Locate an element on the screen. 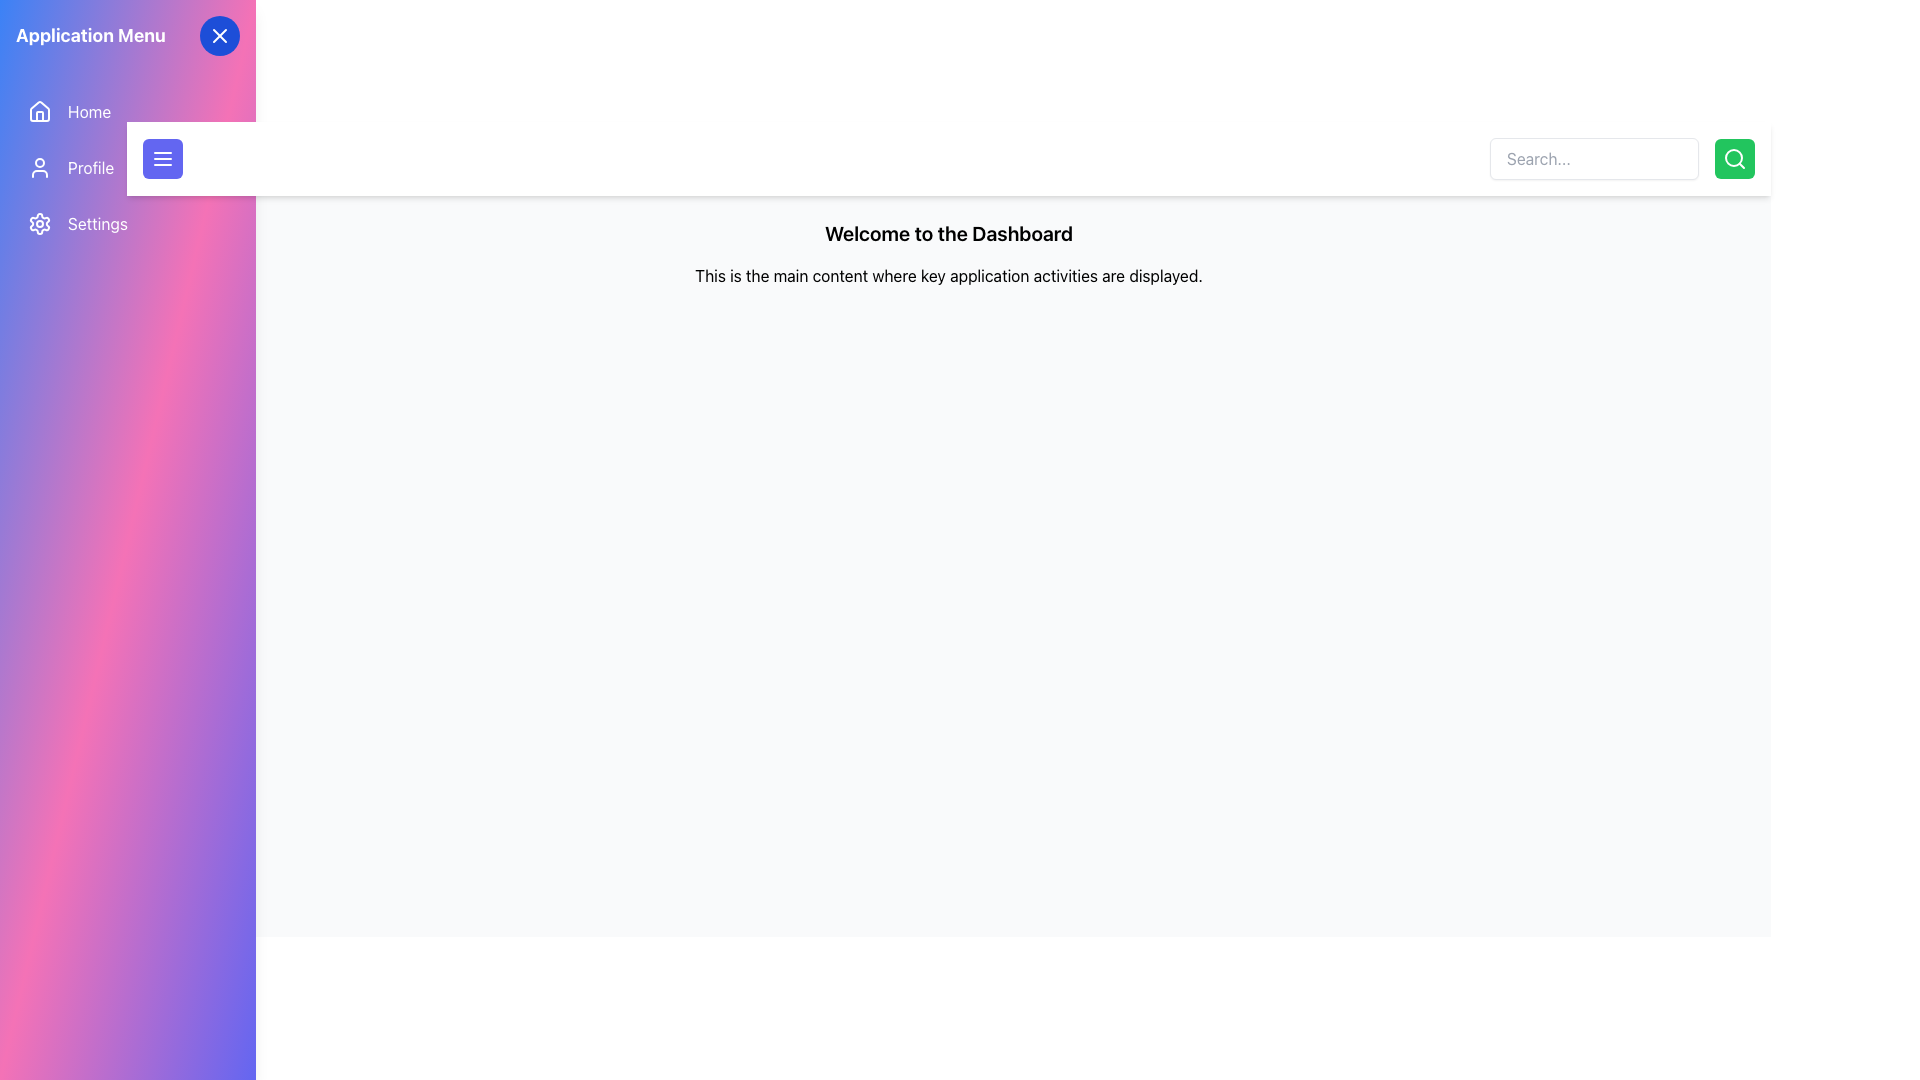 The height and width of the screenshot is (1080, 1920). the circular element that is part of the magnifying glass icon located at the far-right side of the top navigation bar is located at coordinates (1732, 157).